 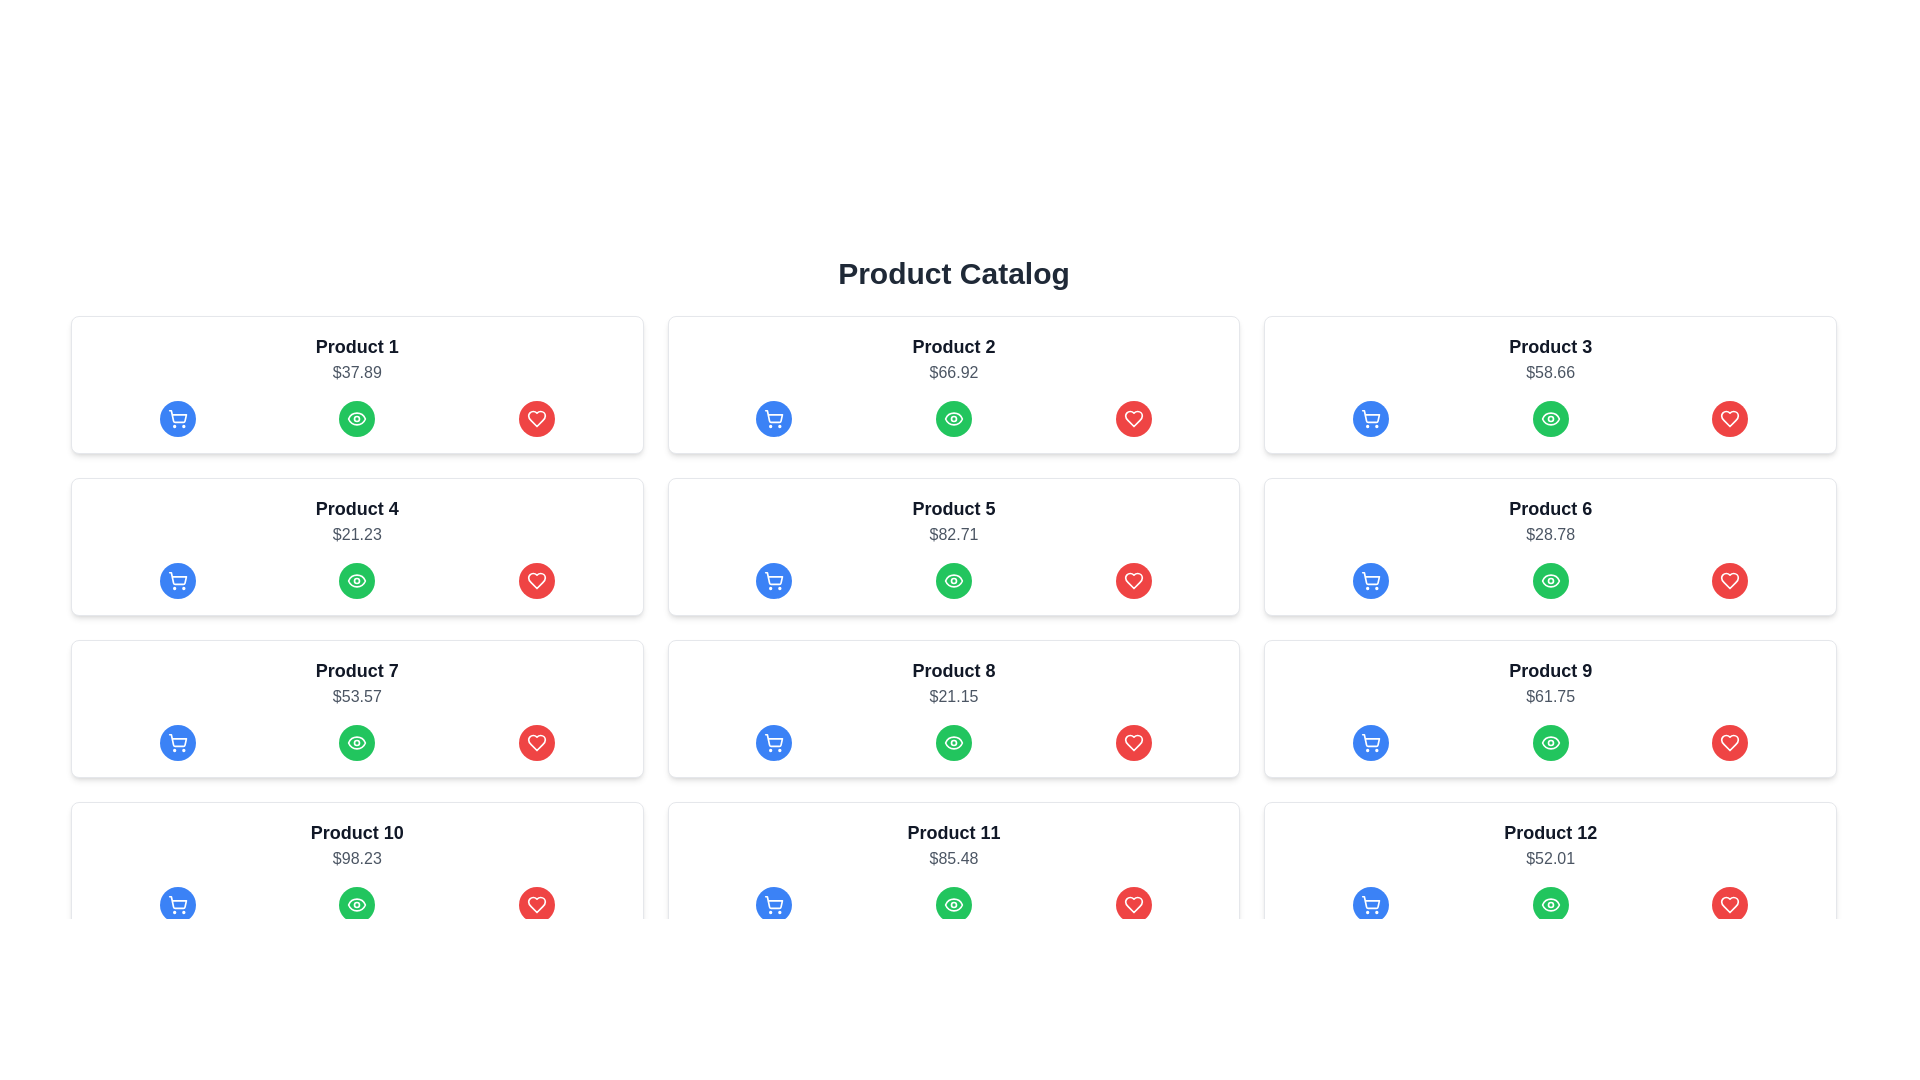 What do you see at coordinates (1370, 743) in the screenshot?
I see `the leftmost button in the row of action buttons below the 'Product 9' card` at bounding box center [1370, 743].